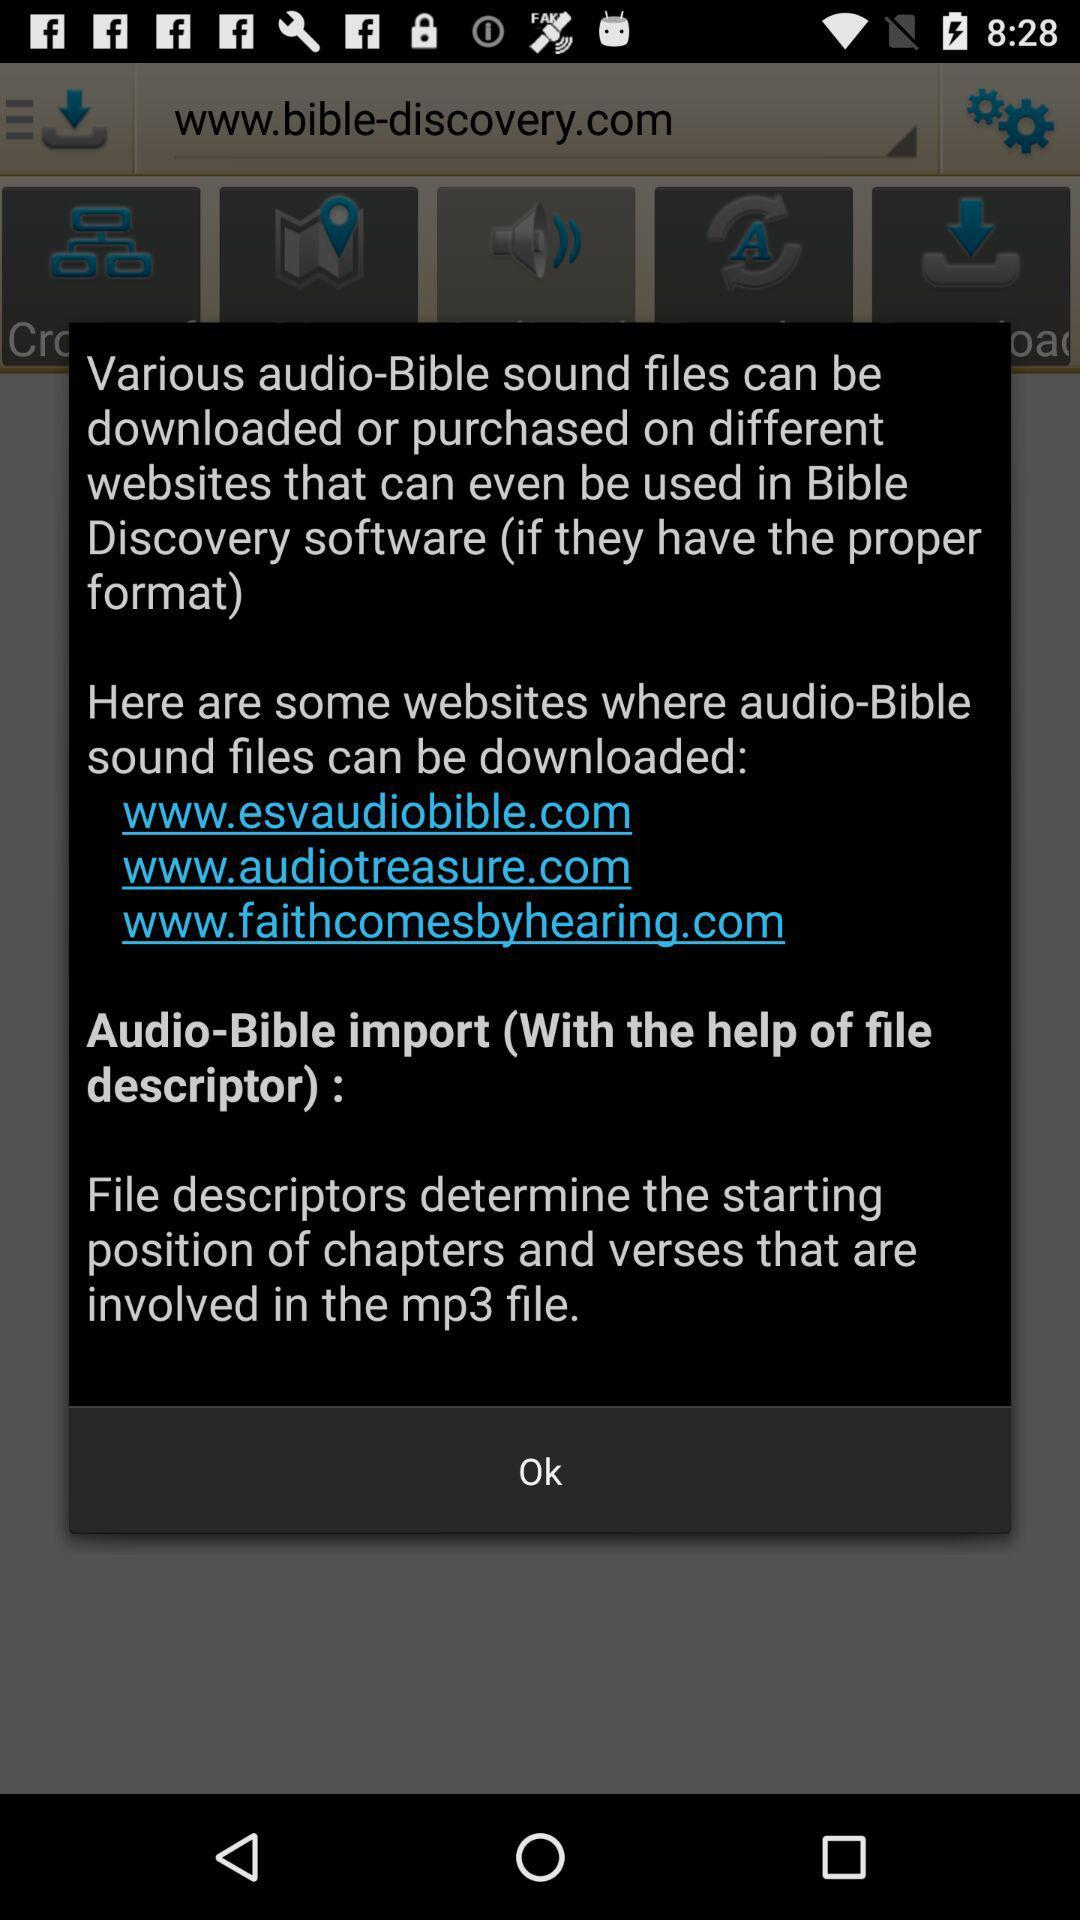  Describe the element at coordinates (540, 864) in the screenshot. I see `various audio bible item` at that location.